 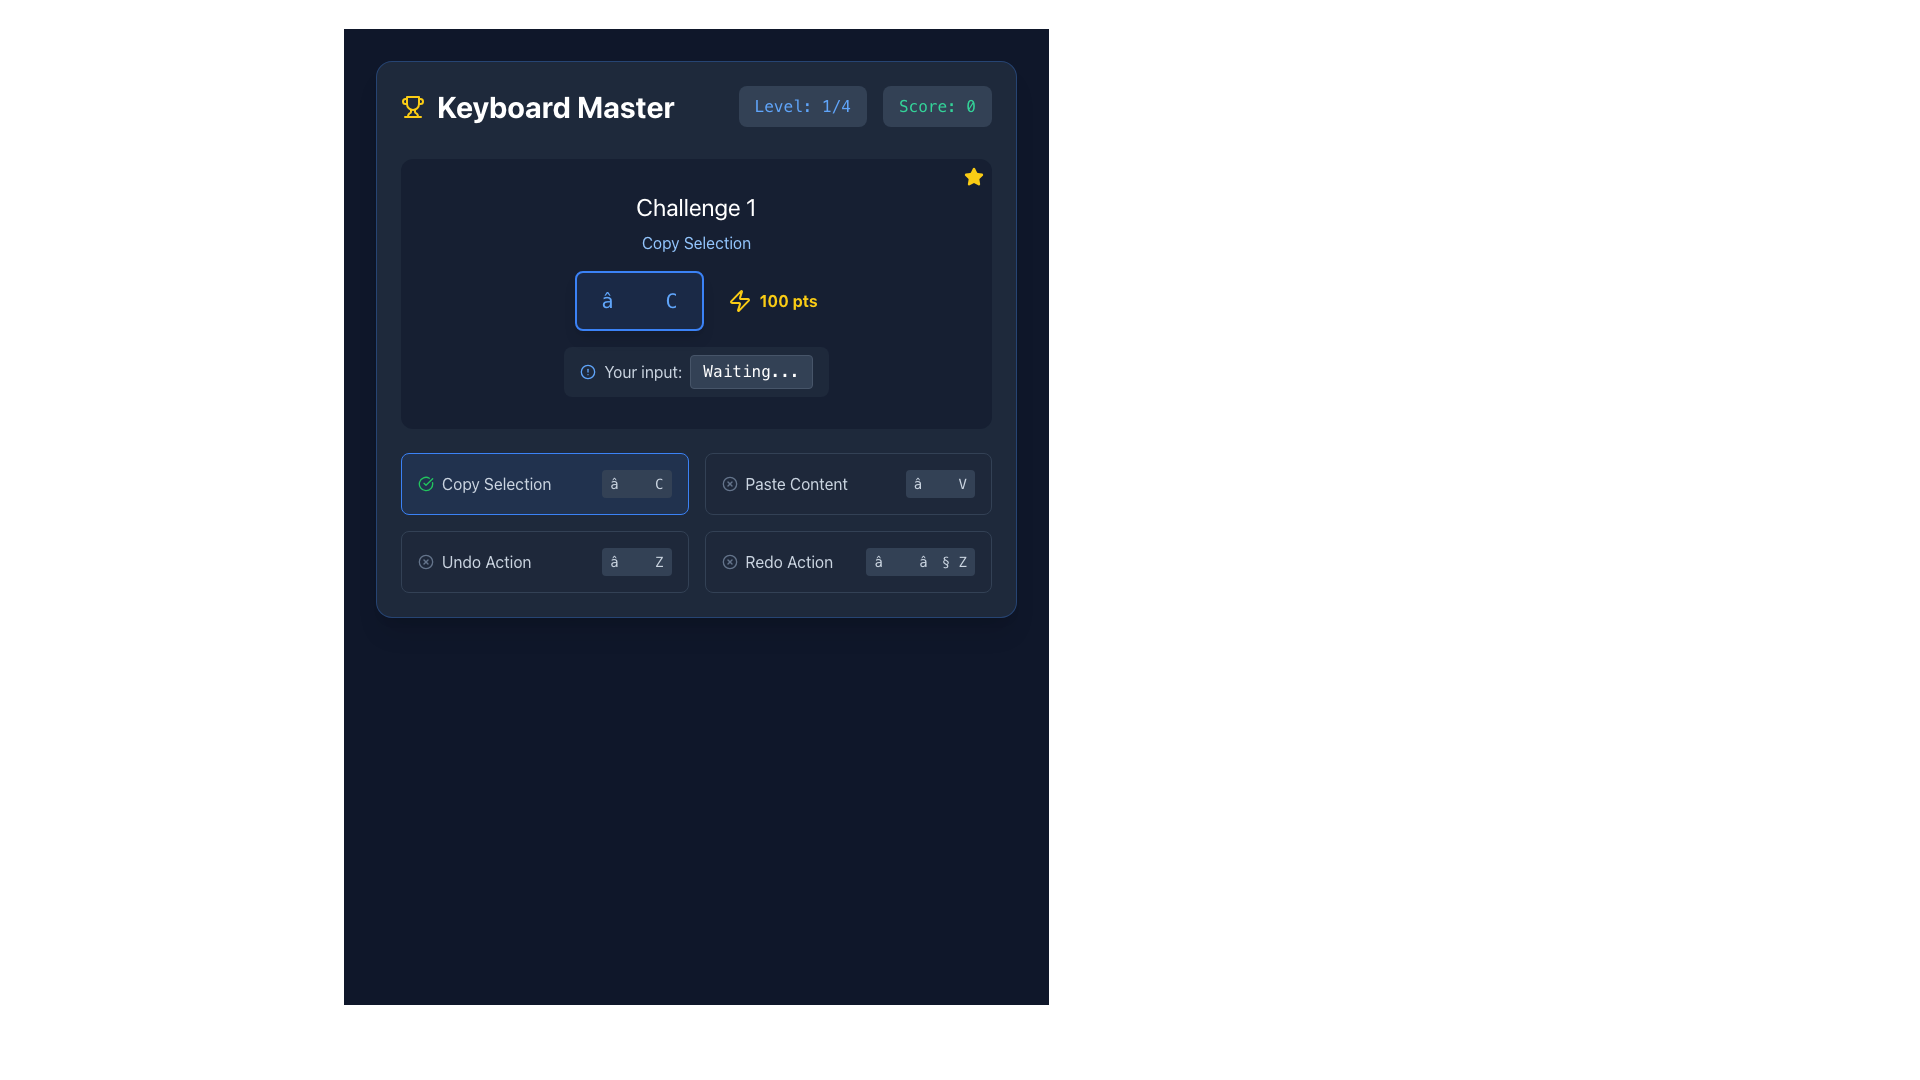 What do you see at coordinates (771, 300) in the screenshot?
I see `the label with icon indicating score or points, located to the right of the blue-highlighted section labeled 'C' in the 'Challenge 1' area` at bounding box center [771, 300].